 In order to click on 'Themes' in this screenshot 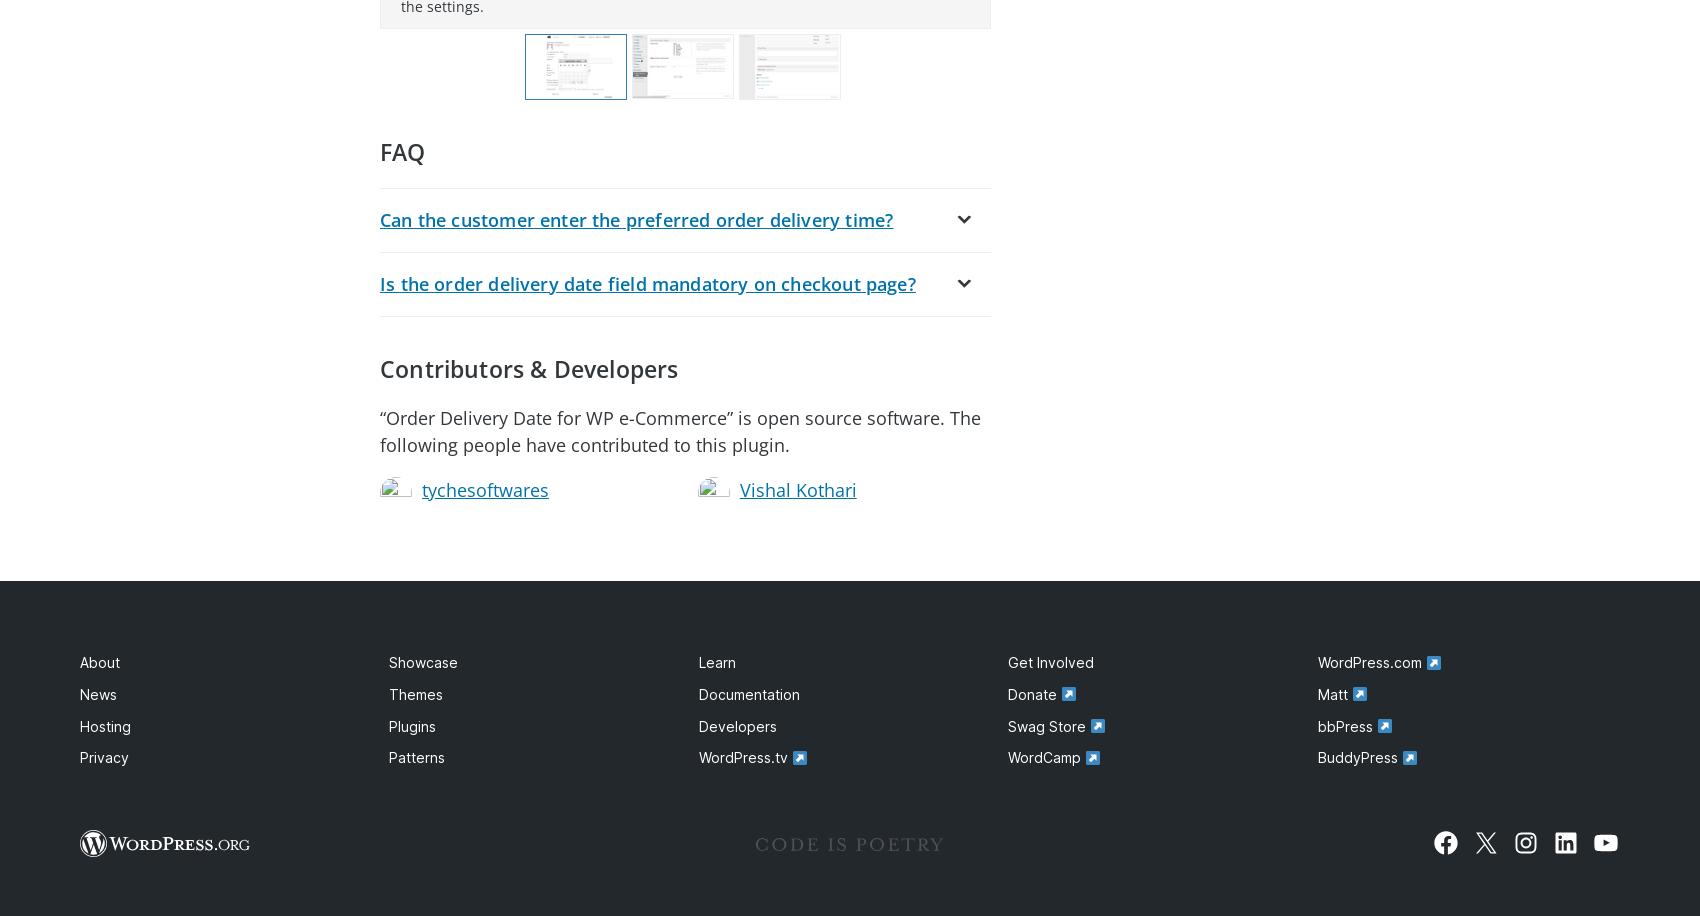, I will do `click(414, 694)`.